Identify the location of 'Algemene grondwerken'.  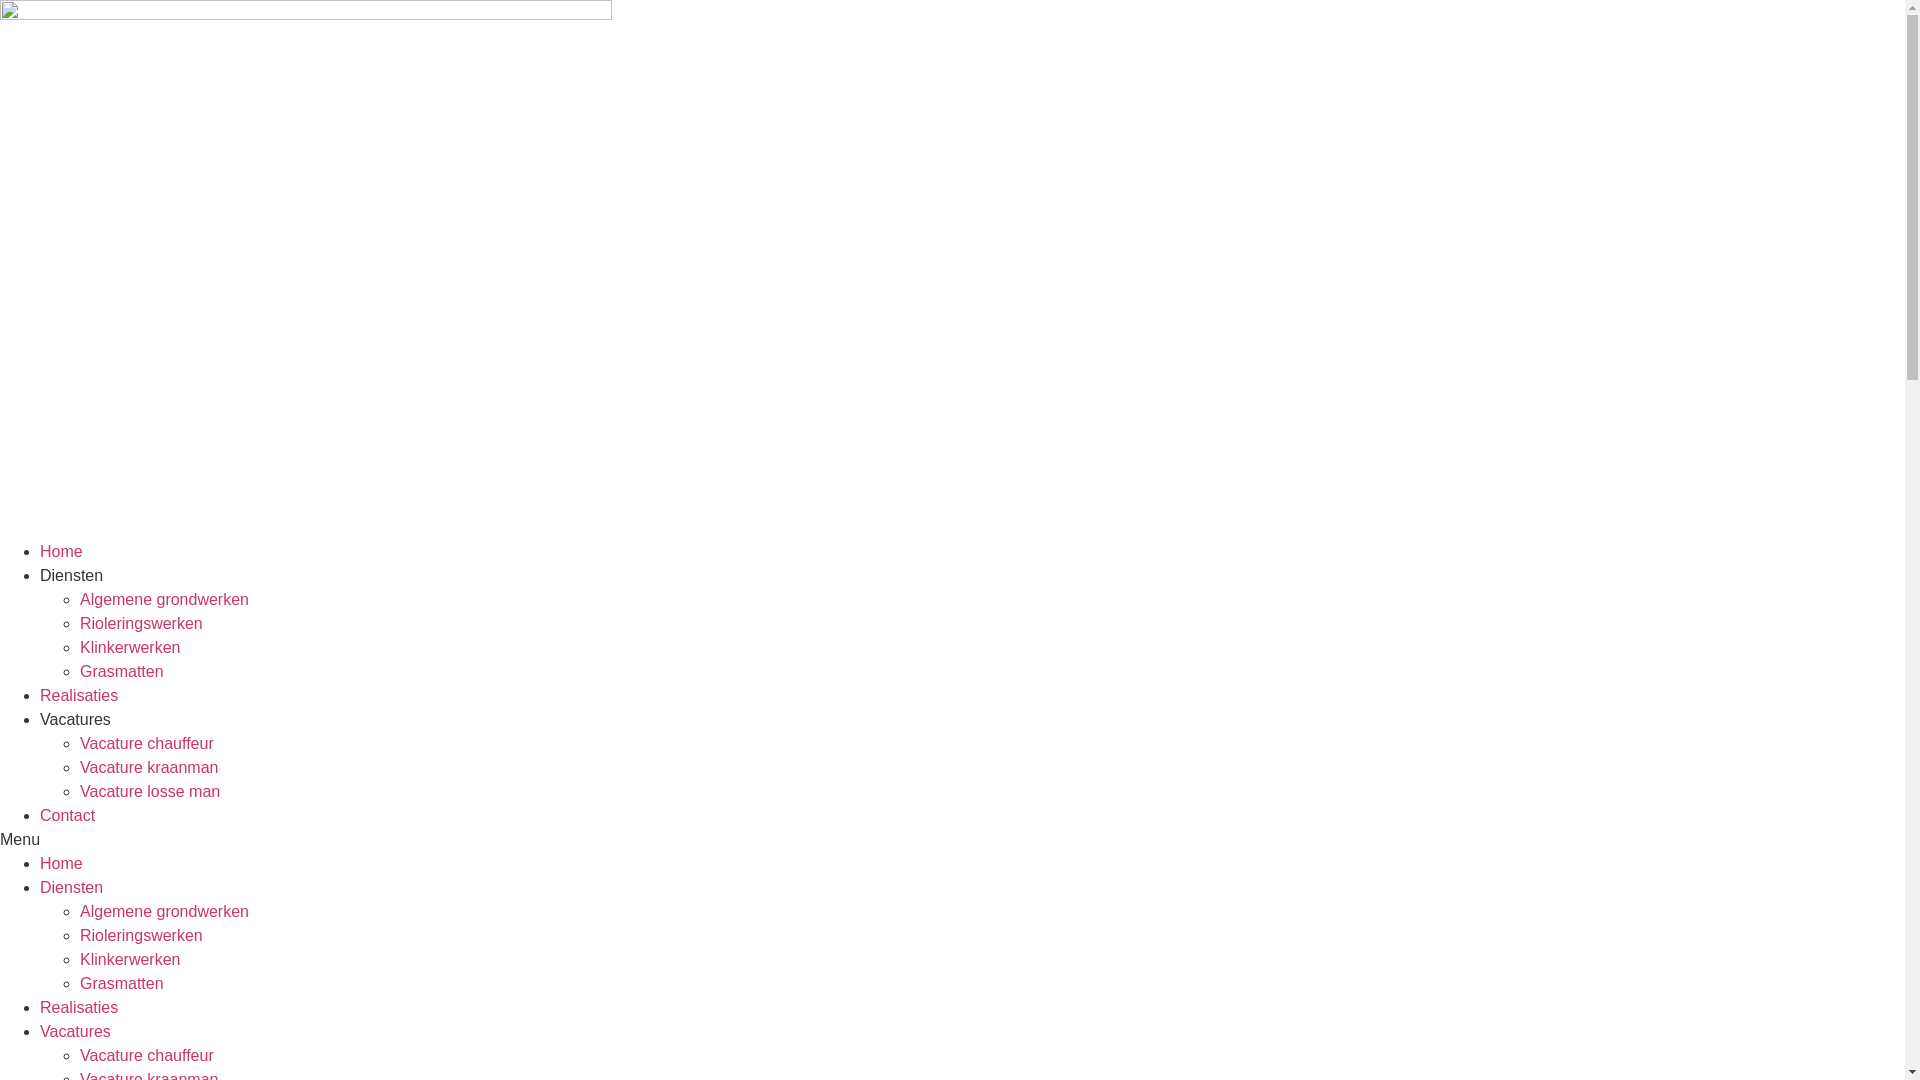
(164, 911).